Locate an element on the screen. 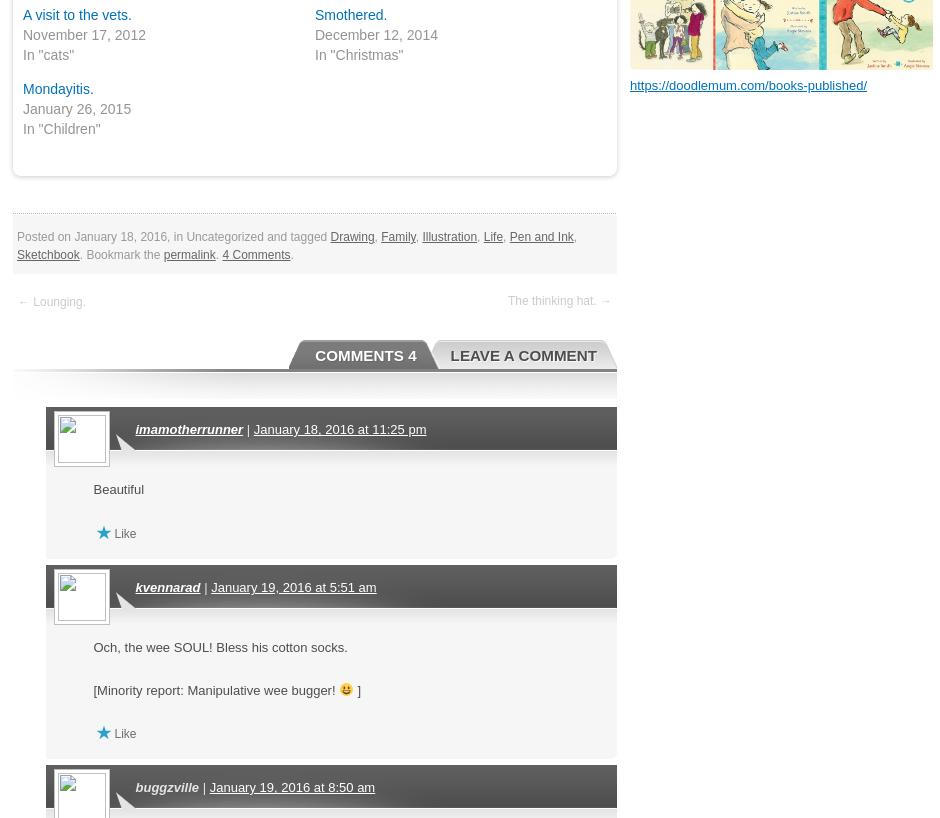 The height and width of the screenshot is (818, 940). '← Lounging.' is located at coordinates (50, 301).